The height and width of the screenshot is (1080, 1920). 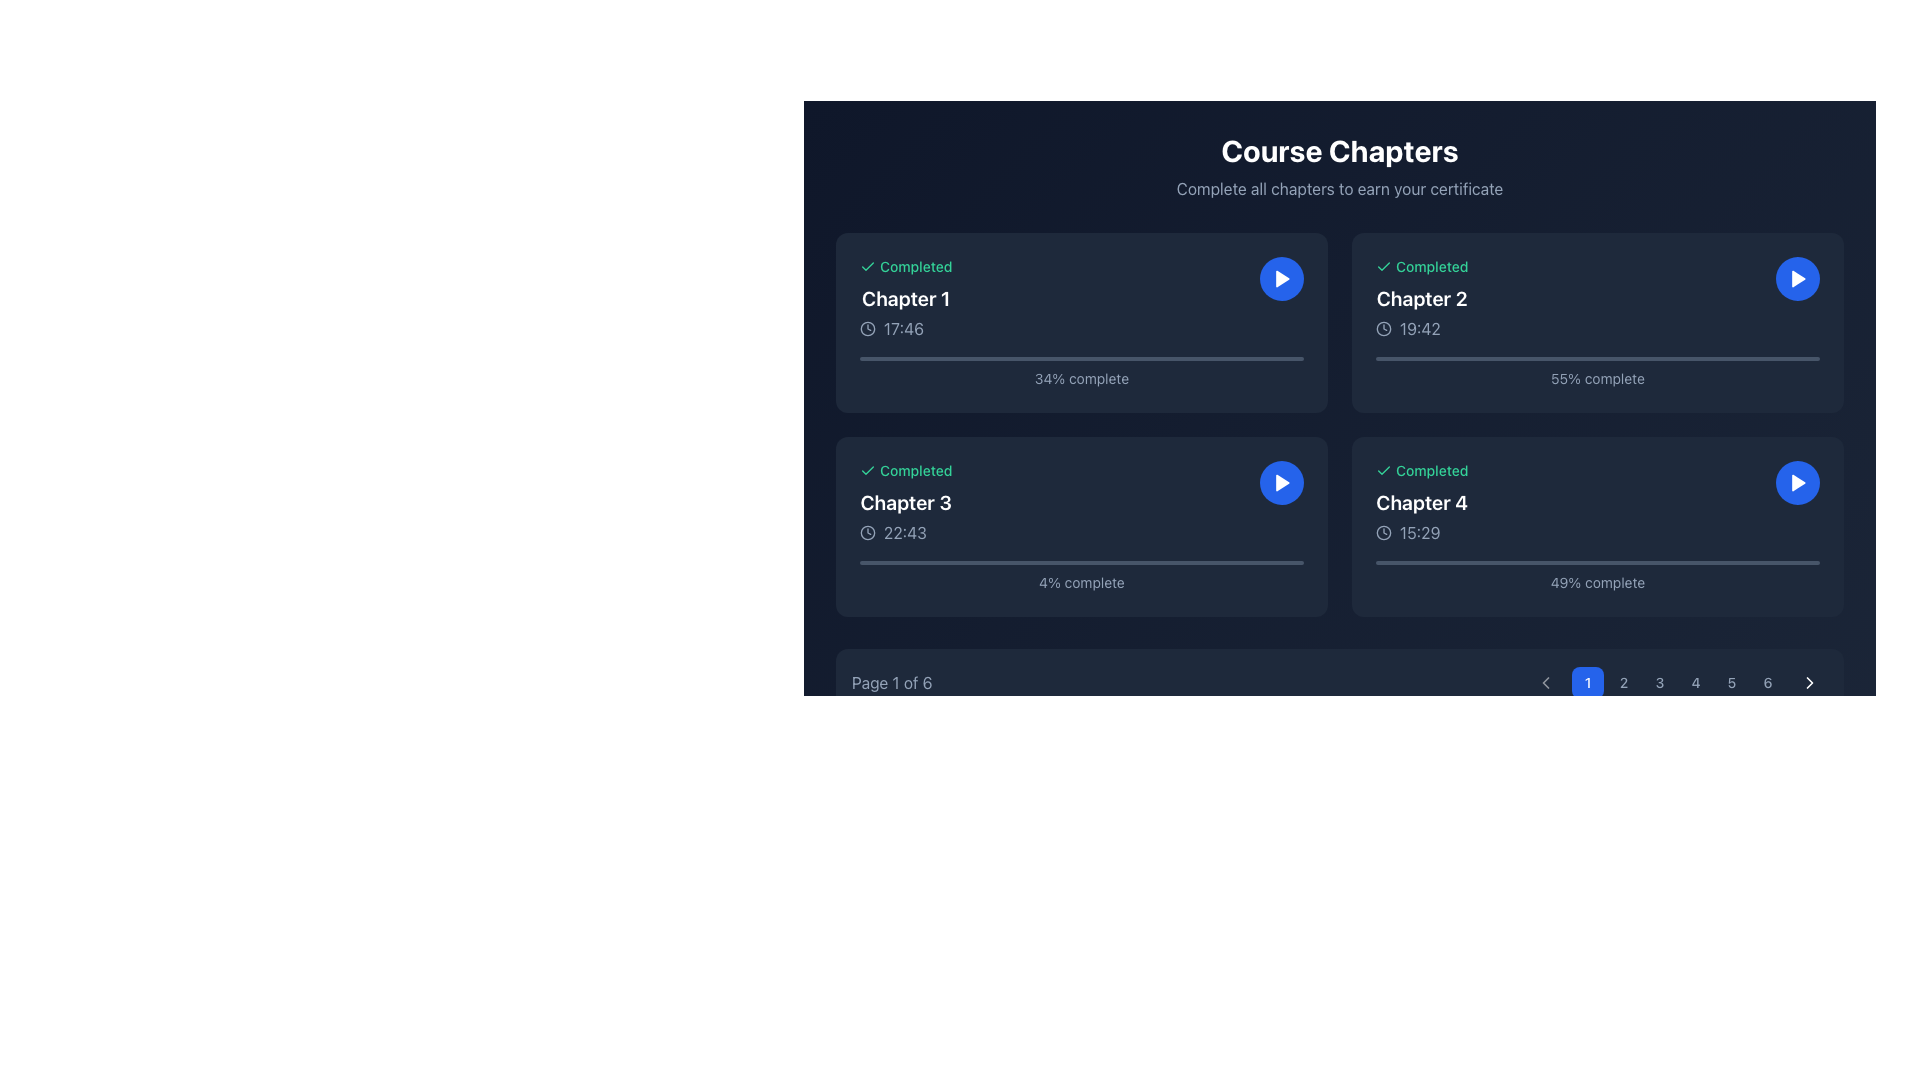 I want to click on the static progress bar indicating the completion of 'Chapter 4', which is located below the duration text '15:29' and above the label '49% complete', so click(x=1597, y=563).